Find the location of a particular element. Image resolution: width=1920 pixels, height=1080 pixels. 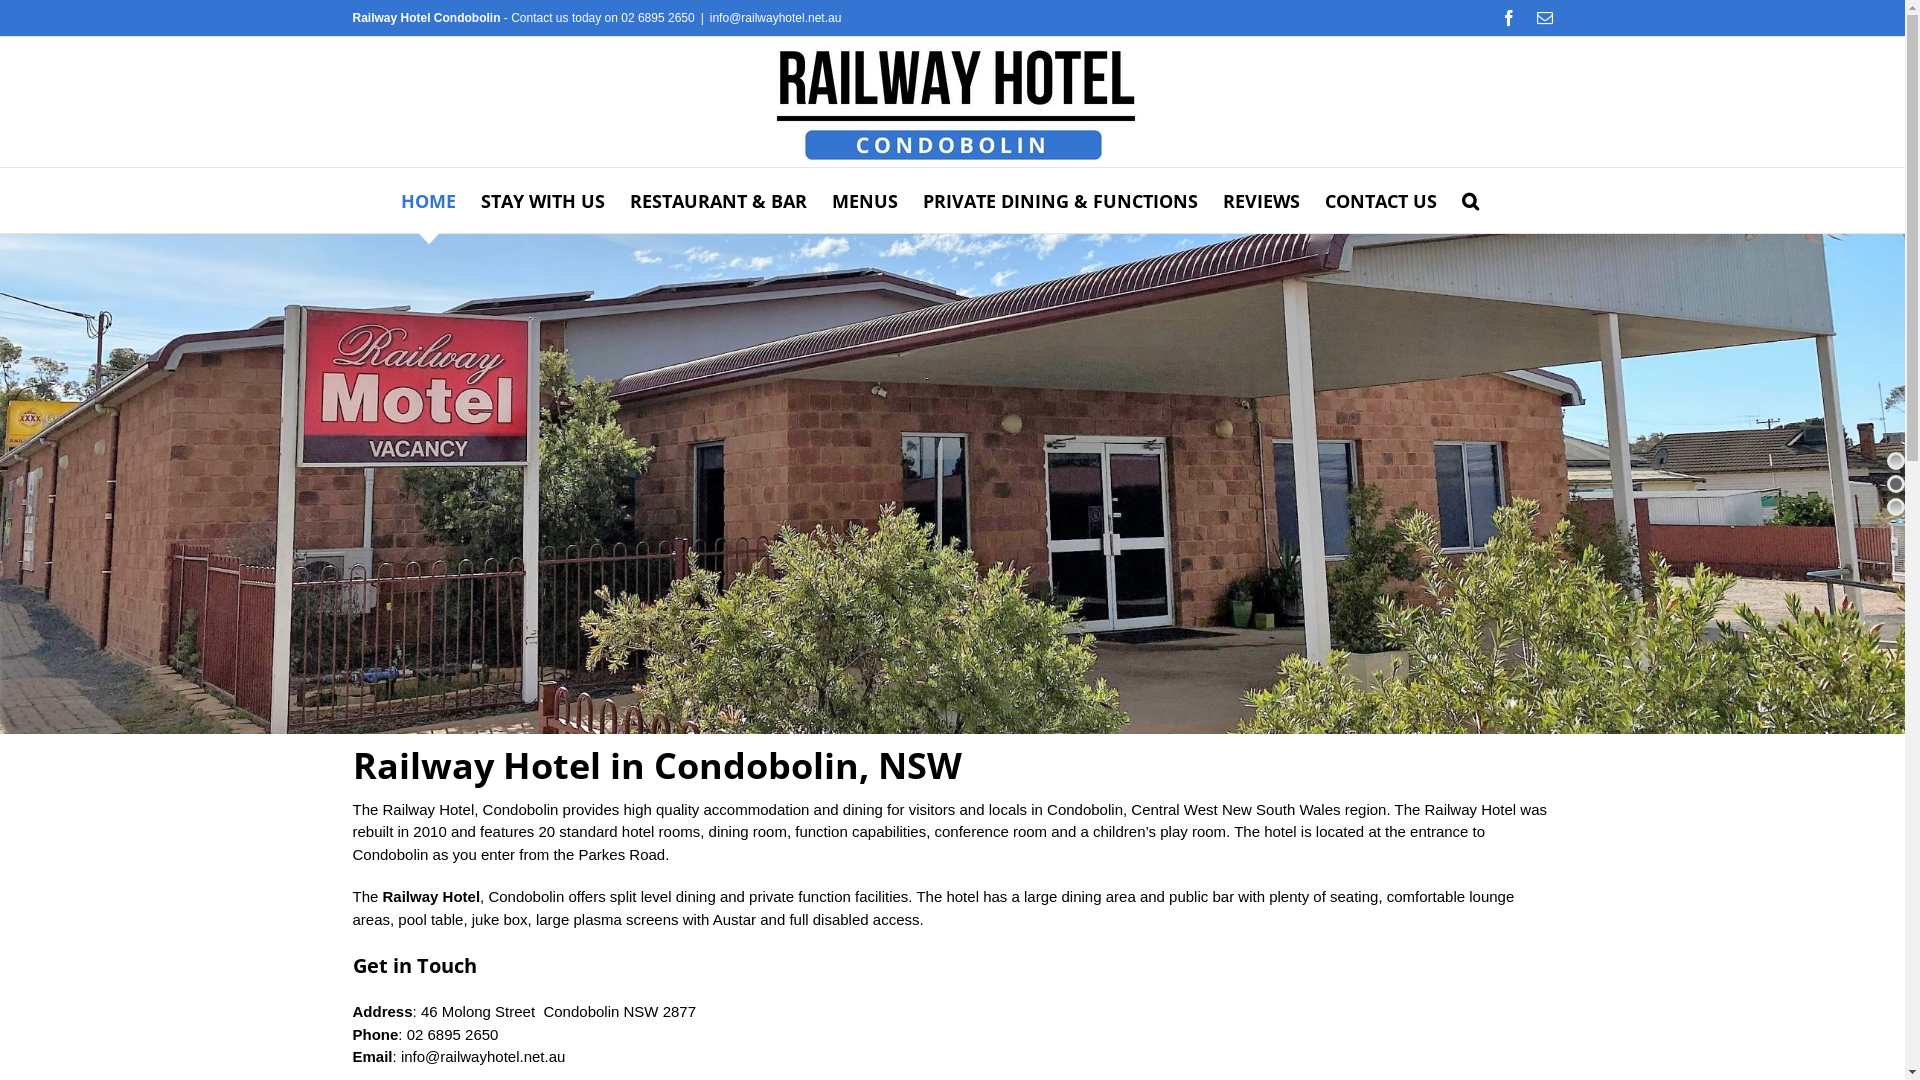

'46 Molong Street  Condobolin NSW 2877' is located at coordinates (558, 1011).